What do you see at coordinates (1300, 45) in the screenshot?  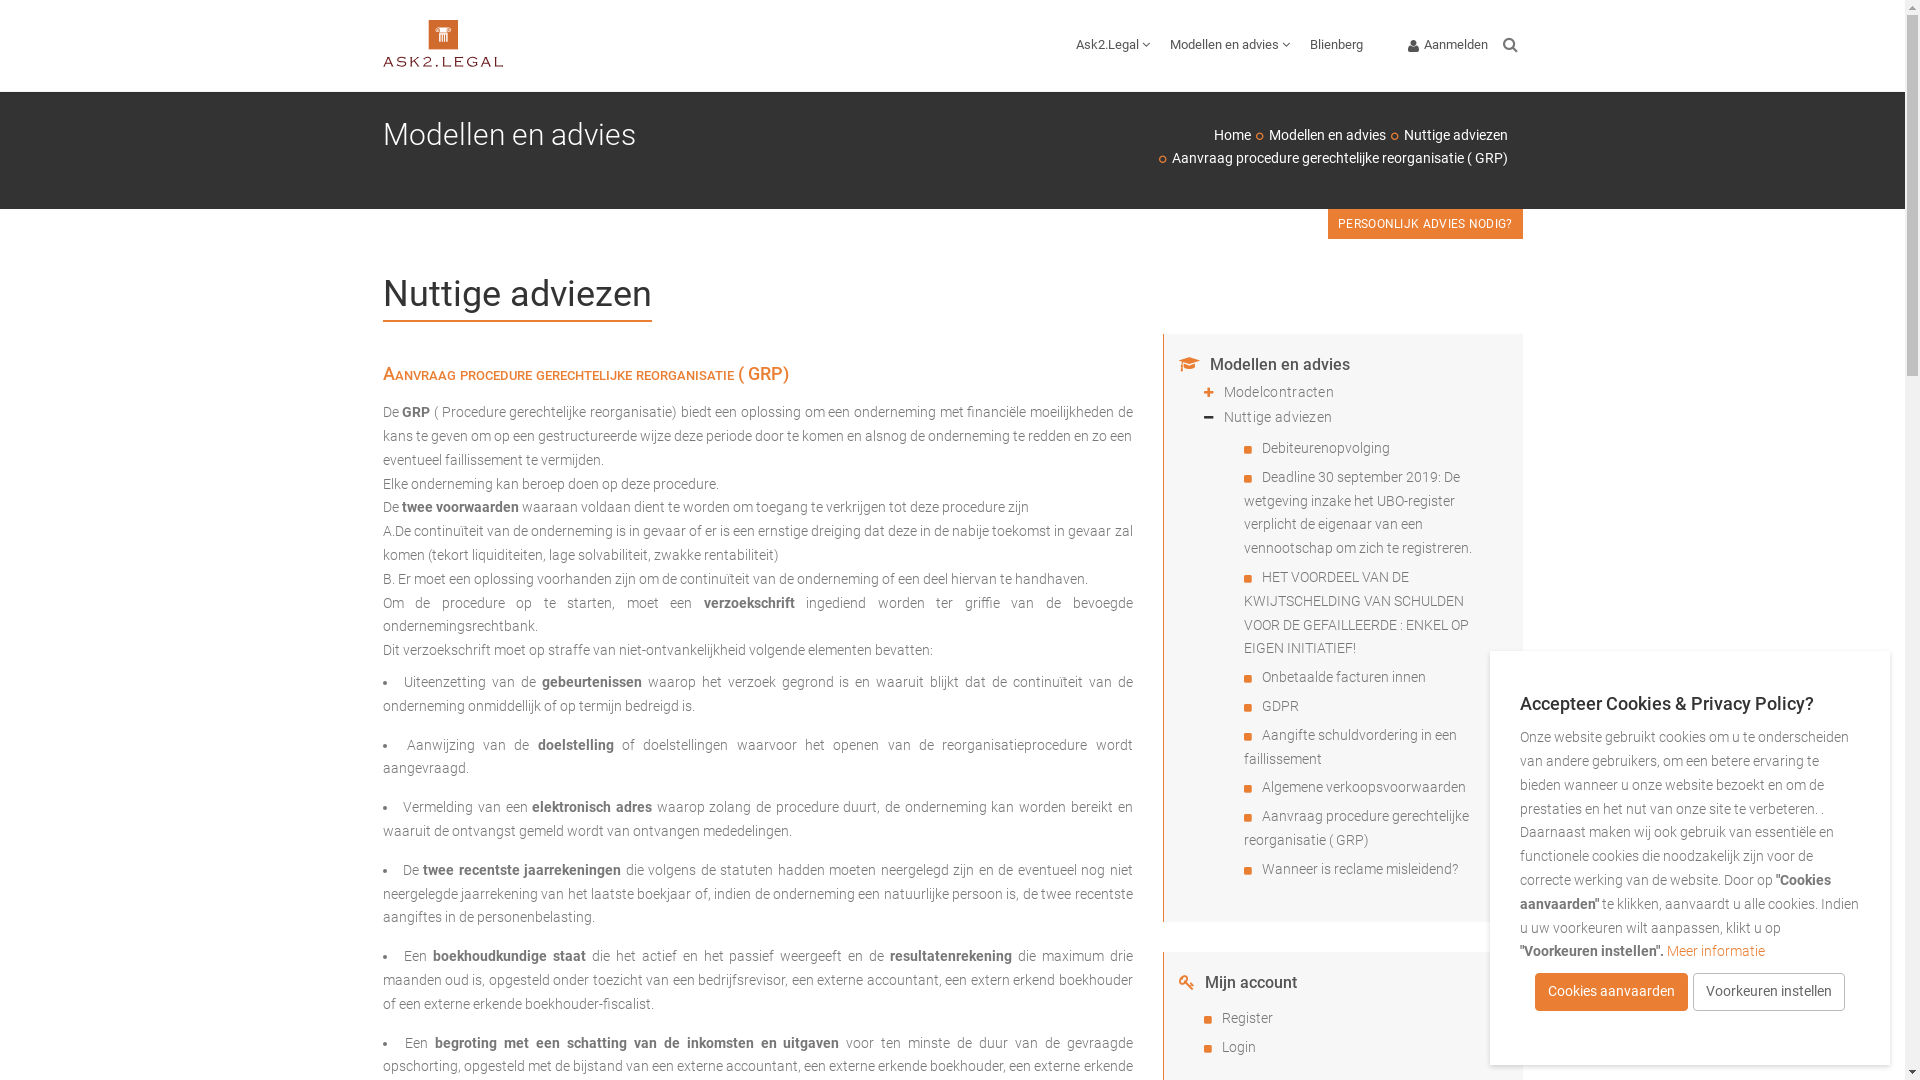 I see `'Blienberg'` at bounding box center [1300, 45].